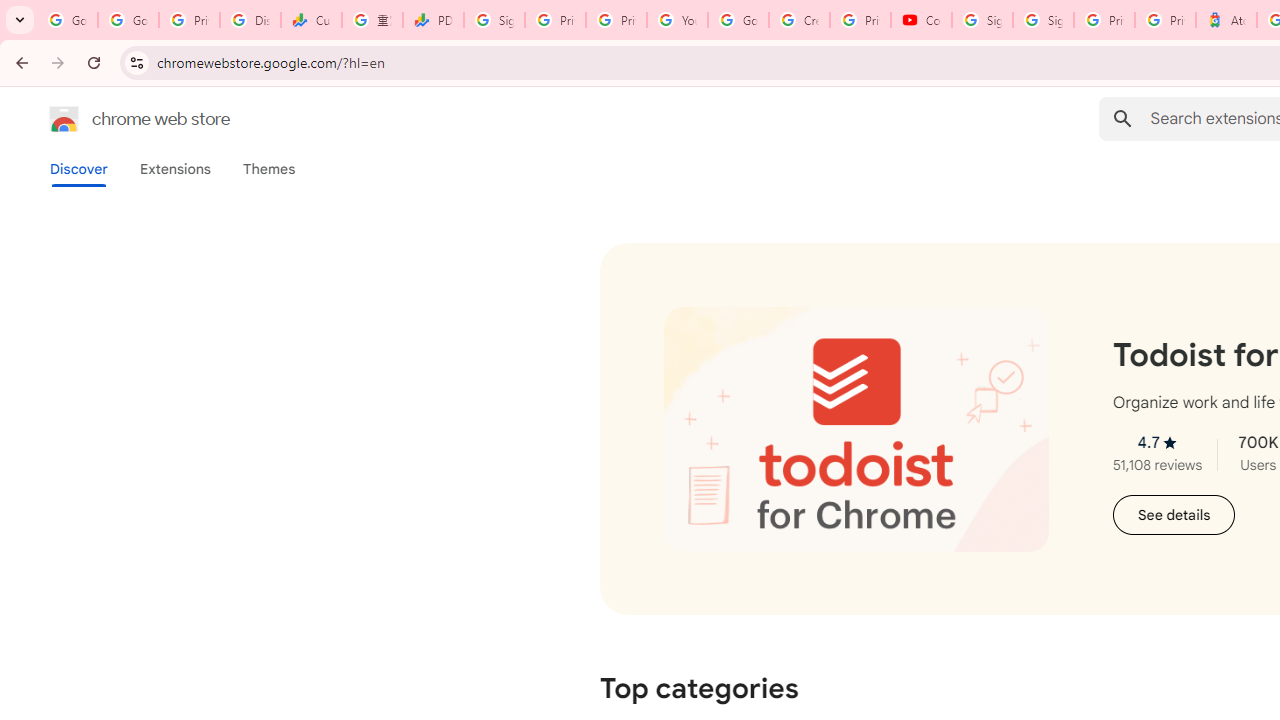 Image resolution: width=1280 pixels, height=720 pixels. What do you see at coordinates (432, 20) in the screenshot?
I see `'PDD Holdings Inc - ADR (PDD) Price & News - Google Finance'` at bounding box center [432, 20].